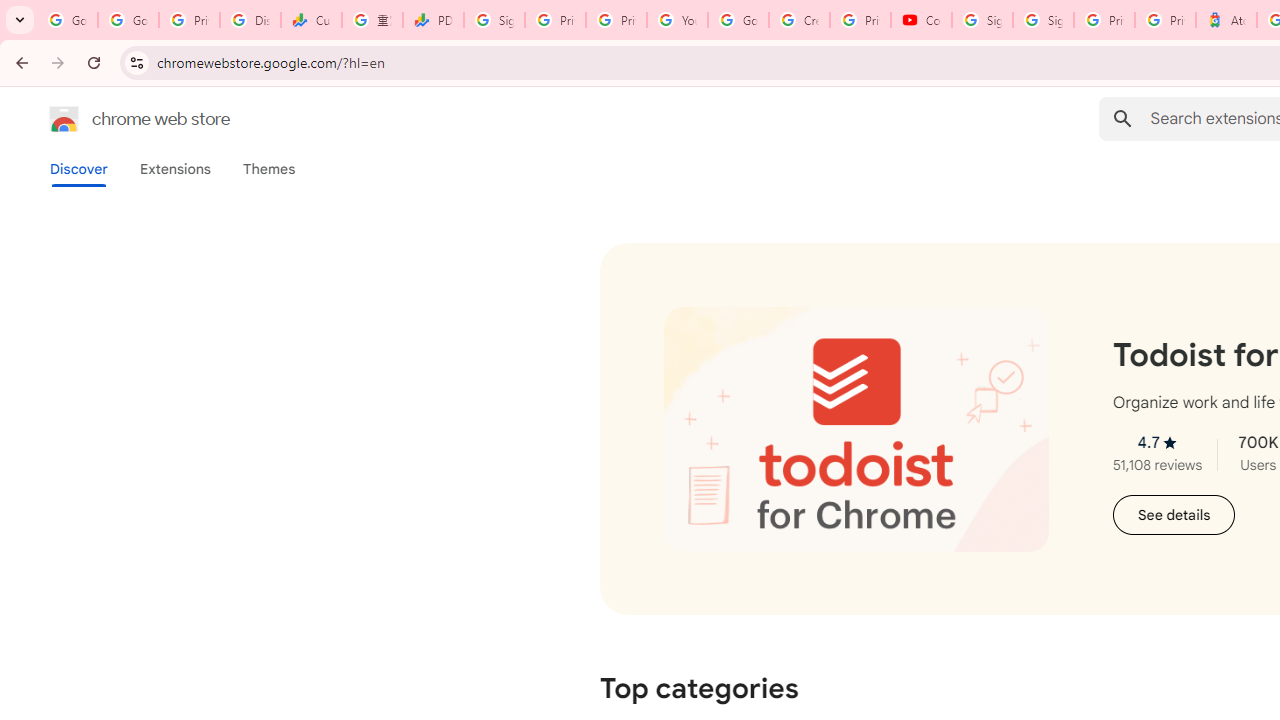 Image resolution: width=1280 pixels, height=720 pixels. What do you see at coordinates (432, 20) in the screenshot?
I see `'PDD Holdings Inc - ADR (PDD) Price & News - Google Finance'` at bounding box center [432, 20].